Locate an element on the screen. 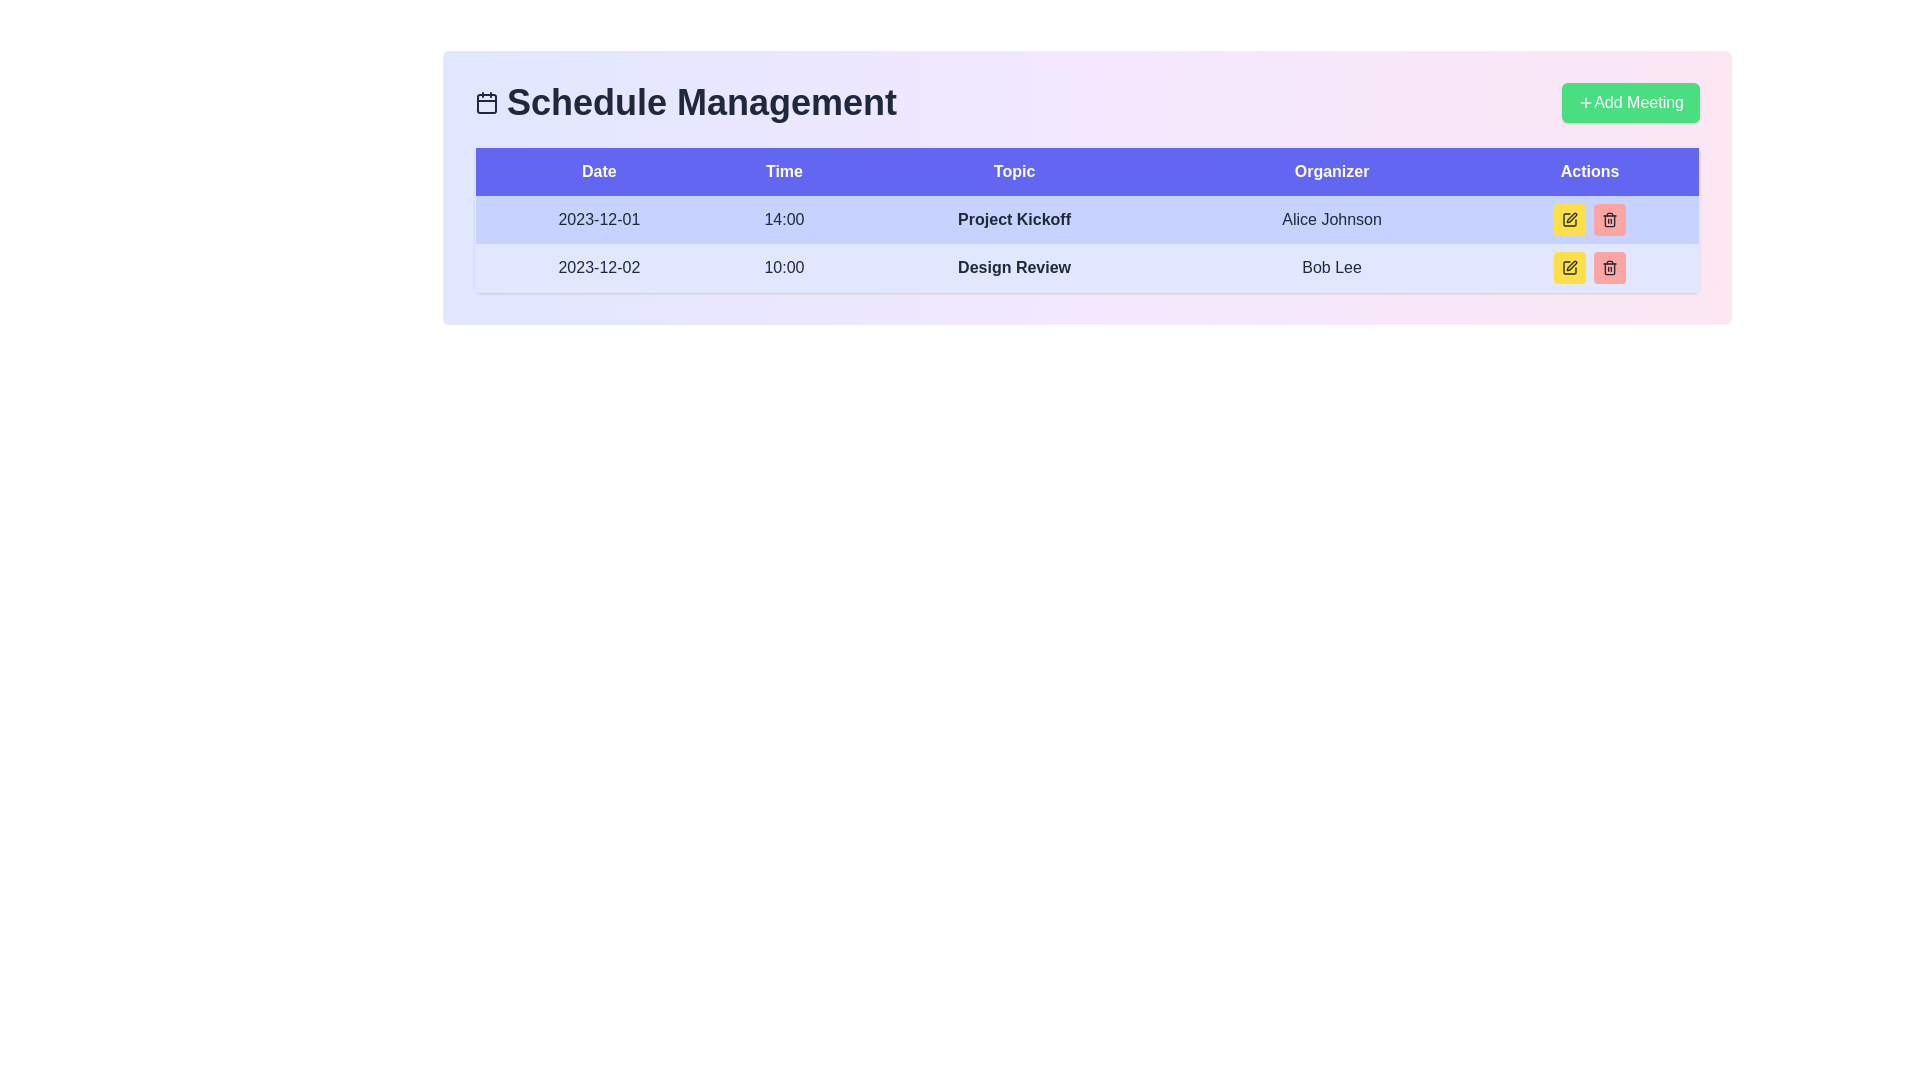  text of the 'Time' header label, which is the second header in the data table, positioned between the 'Date' and 'Topic' headers is located at coordinates (783, 170).